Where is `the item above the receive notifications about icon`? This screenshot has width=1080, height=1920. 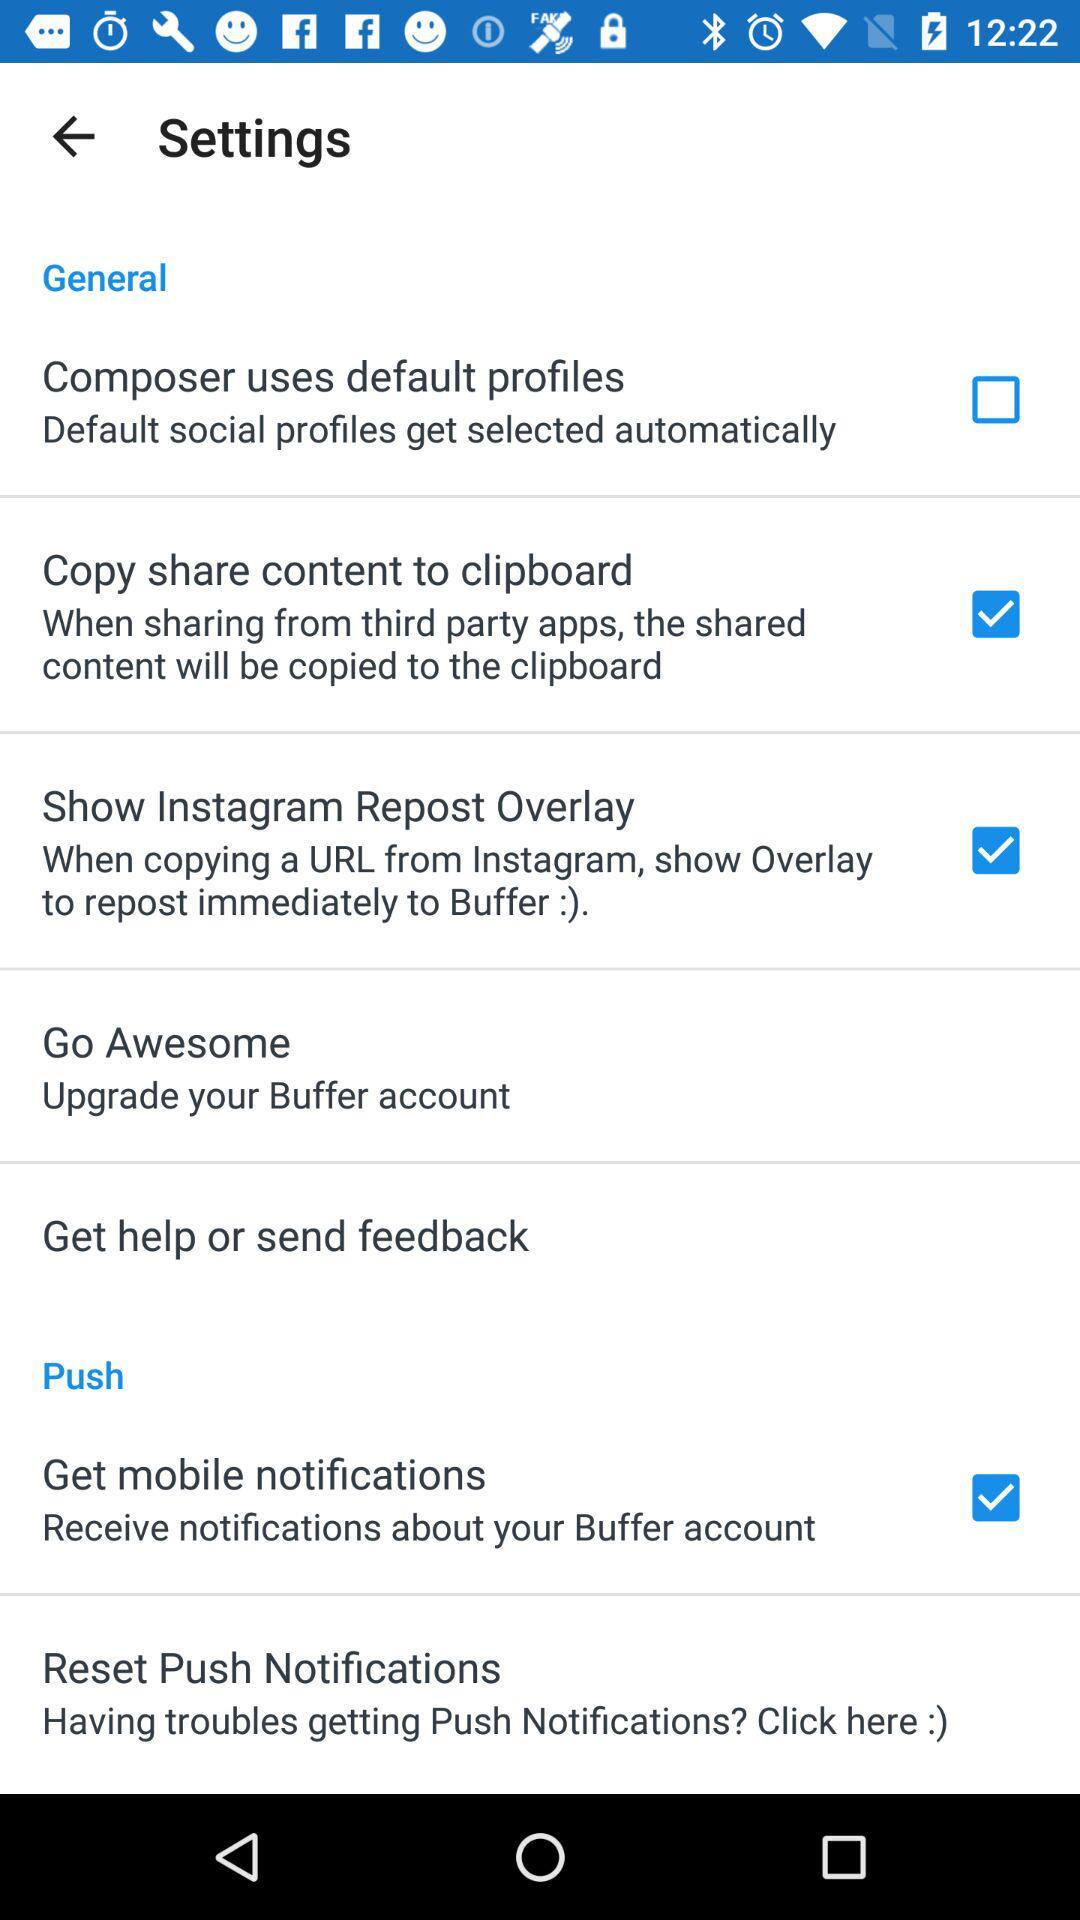
the item above the receive notifications about icon is located at coordinates (263, 1473).